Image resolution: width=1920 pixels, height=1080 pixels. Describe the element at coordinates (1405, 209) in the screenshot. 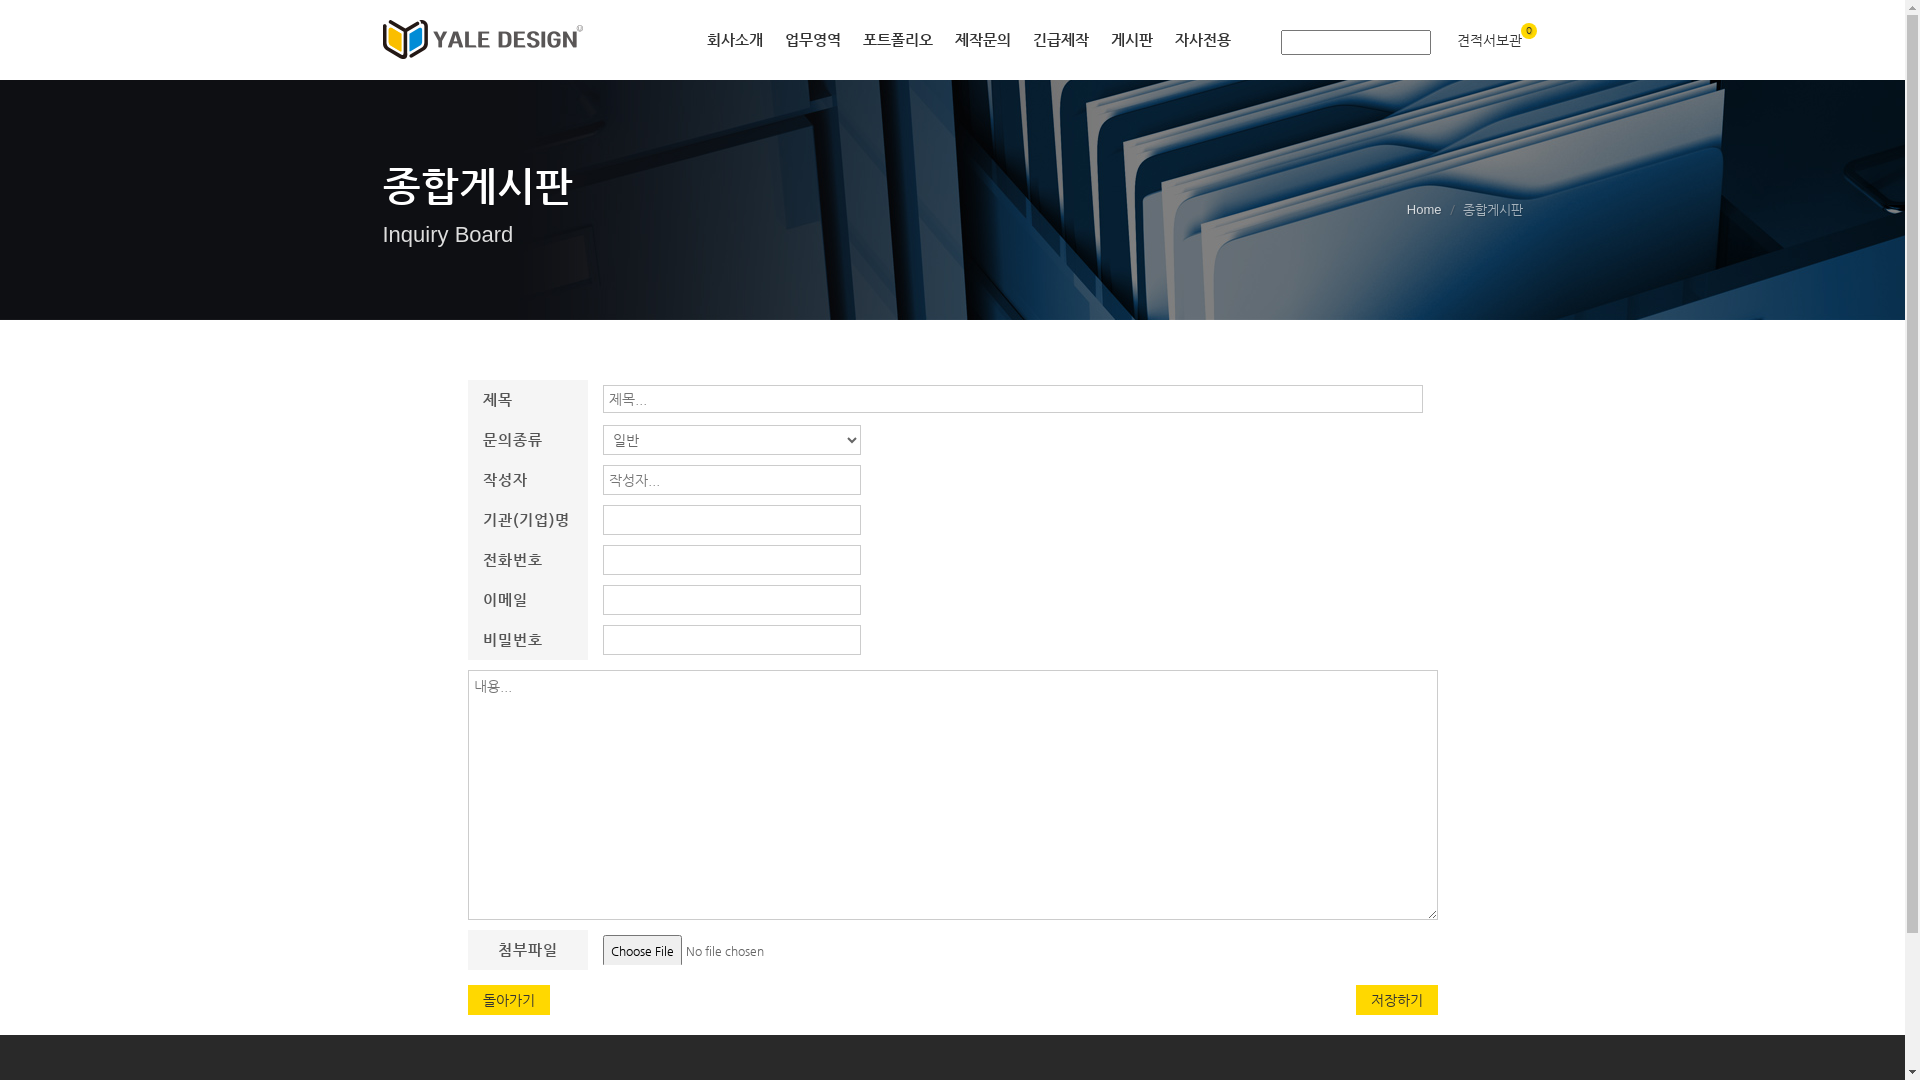

I see `'Home'` at that location.